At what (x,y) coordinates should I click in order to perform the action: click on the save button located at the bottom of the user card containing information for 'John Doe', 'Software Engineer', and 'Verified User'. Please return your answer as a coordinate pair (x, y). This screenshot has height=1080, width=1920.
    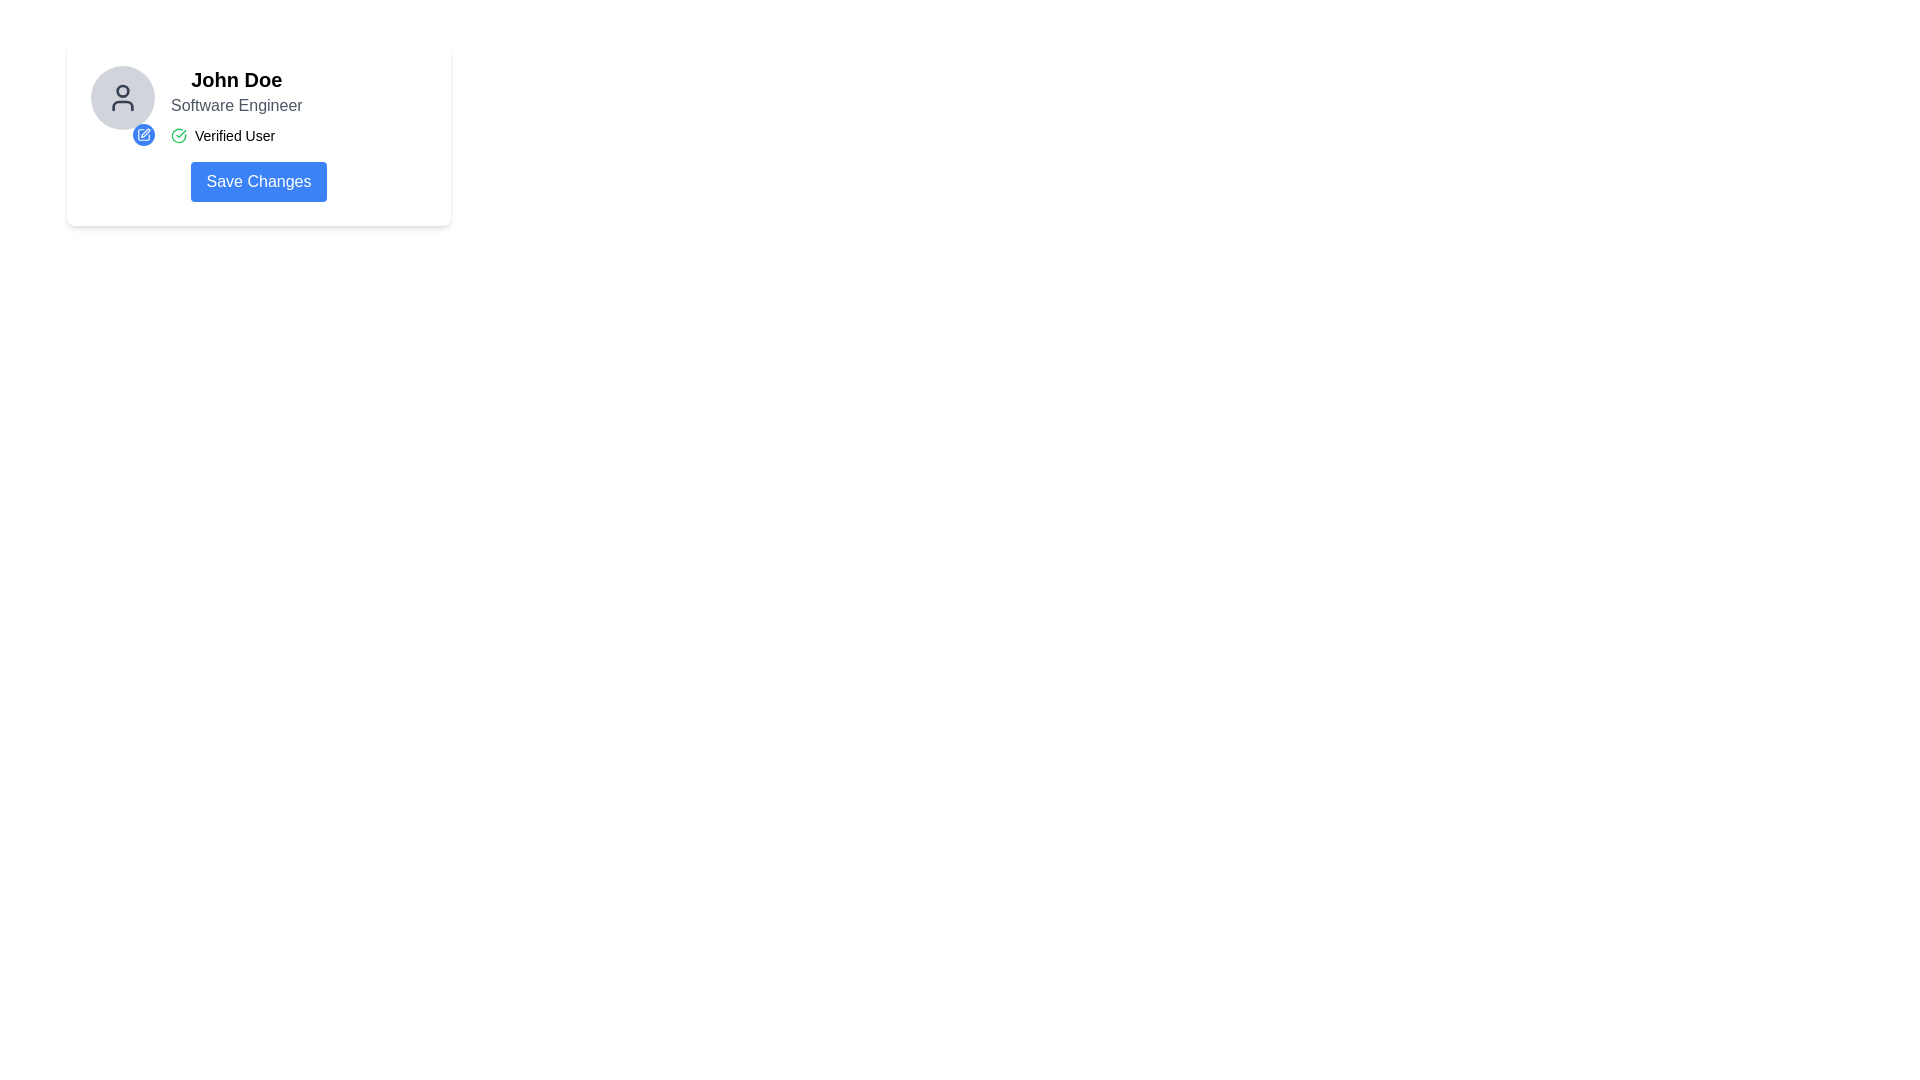
    Looking at the image, I should click on (258, 181).